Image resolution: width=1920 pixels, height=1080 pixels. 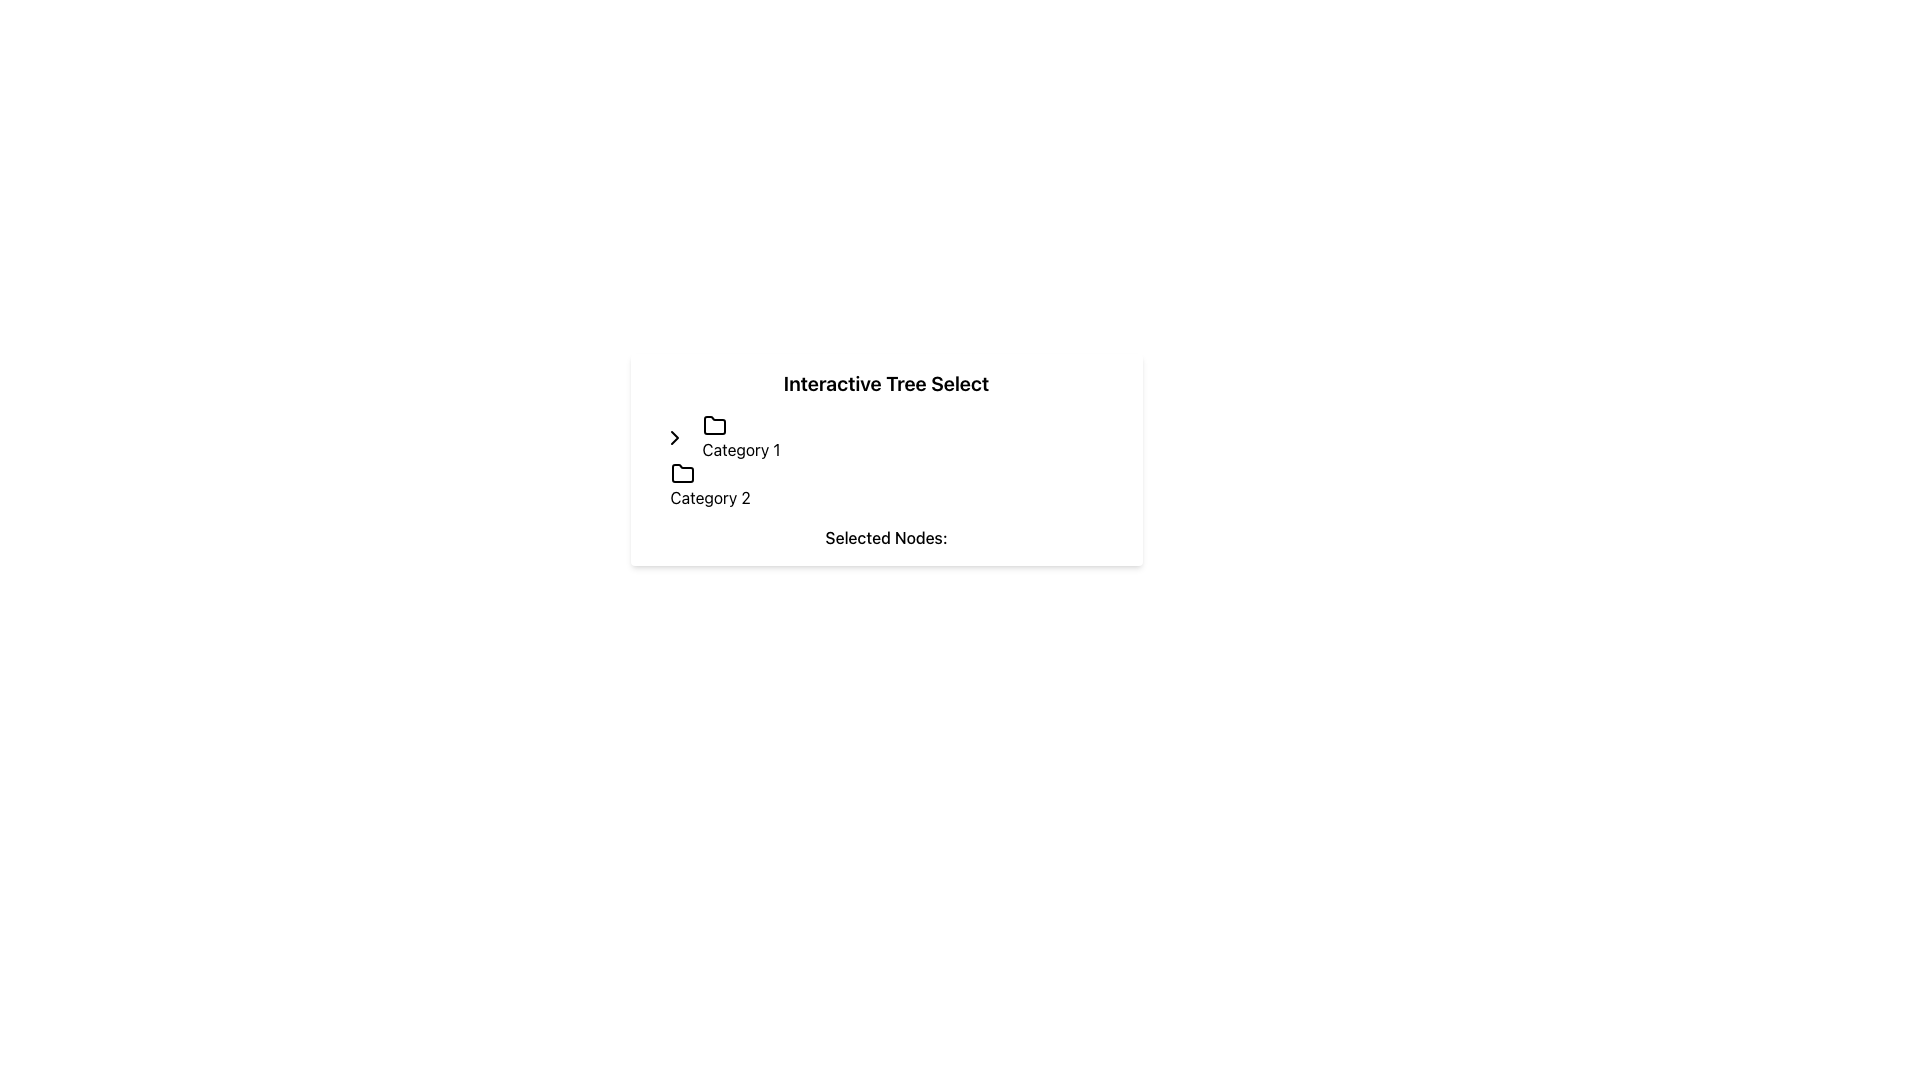 What do you see at coordinates (674, 437) in the screenshot?
I see `the right-facing chevron icon located to the left of the text 'Category 1'` at bounding box center [674, 437].